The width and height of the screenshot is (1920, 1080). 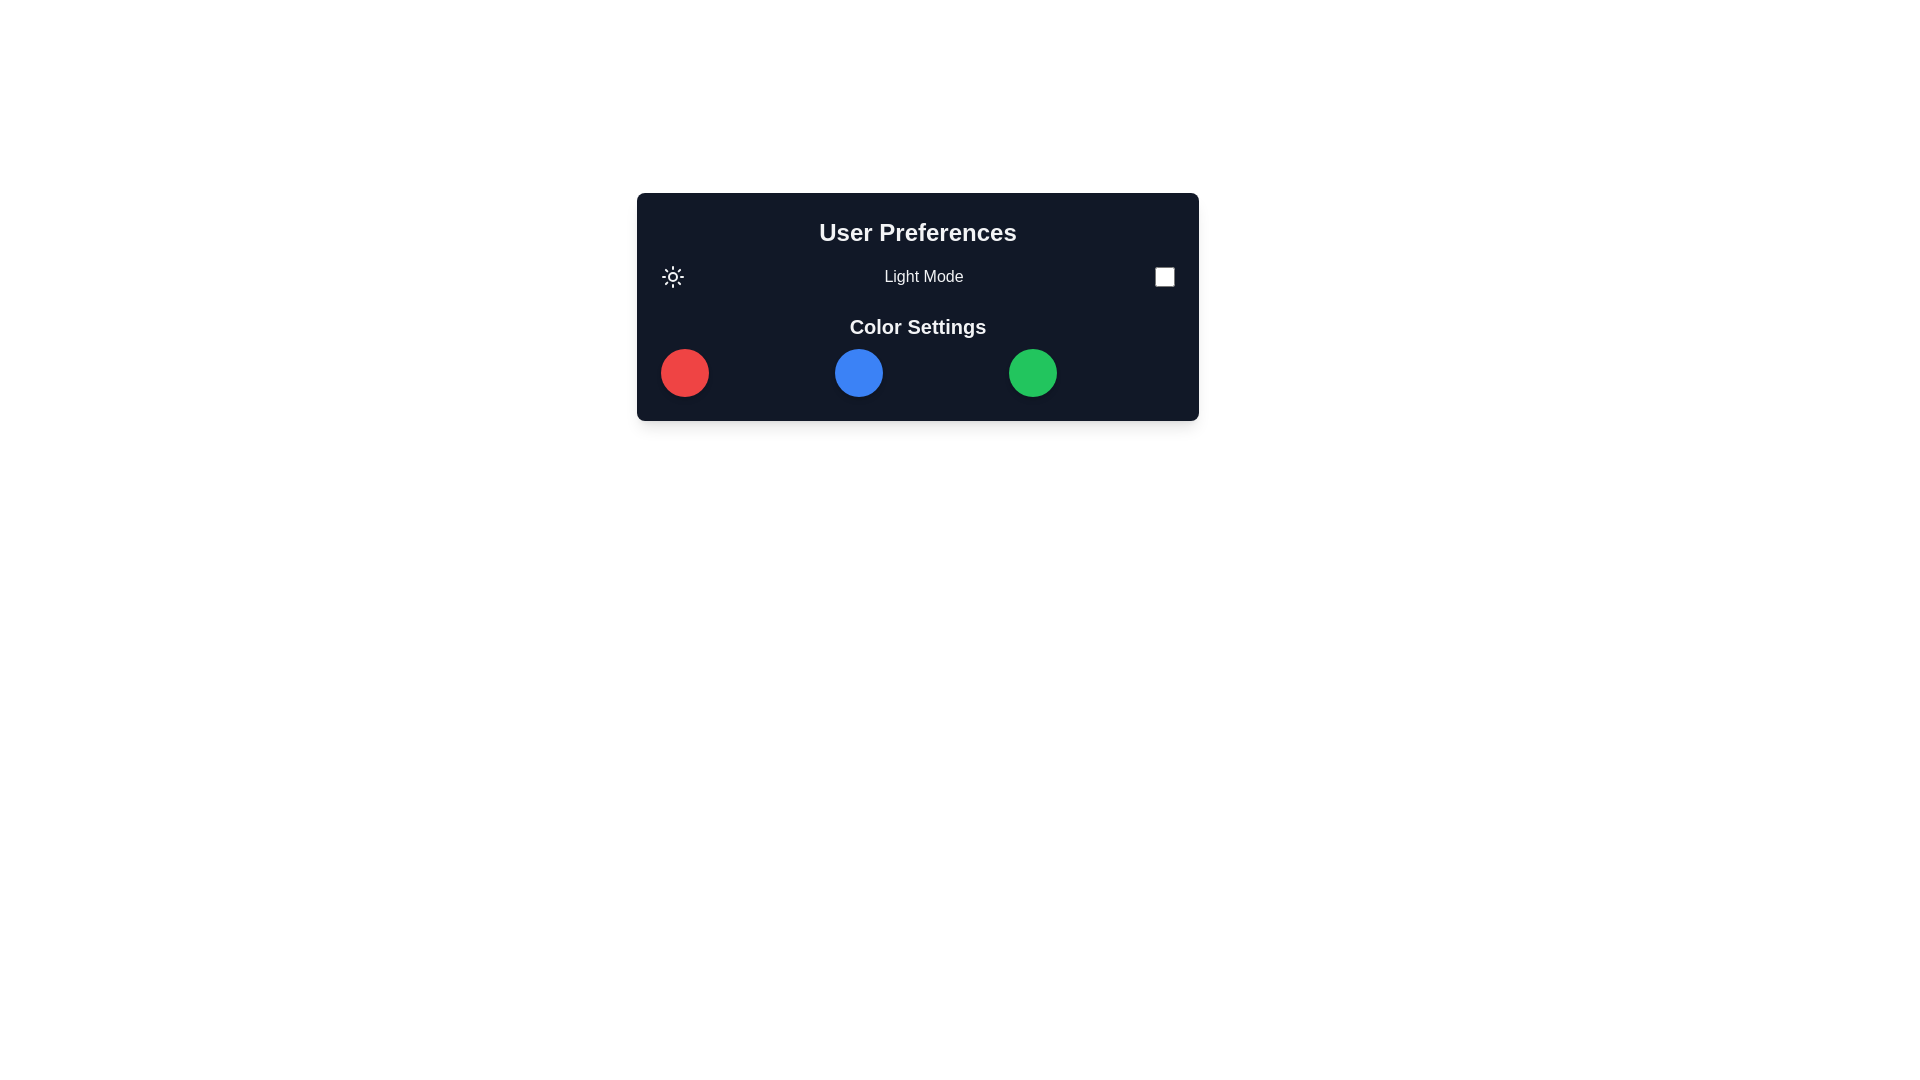 What do you see at coordinates (923, 277) in the screenshot?
I see `the 'Light Mode' label, which displays the text in white against a dark background, positioned between a sun icon and a checkbox toggle` at bounding box center [923, 277].